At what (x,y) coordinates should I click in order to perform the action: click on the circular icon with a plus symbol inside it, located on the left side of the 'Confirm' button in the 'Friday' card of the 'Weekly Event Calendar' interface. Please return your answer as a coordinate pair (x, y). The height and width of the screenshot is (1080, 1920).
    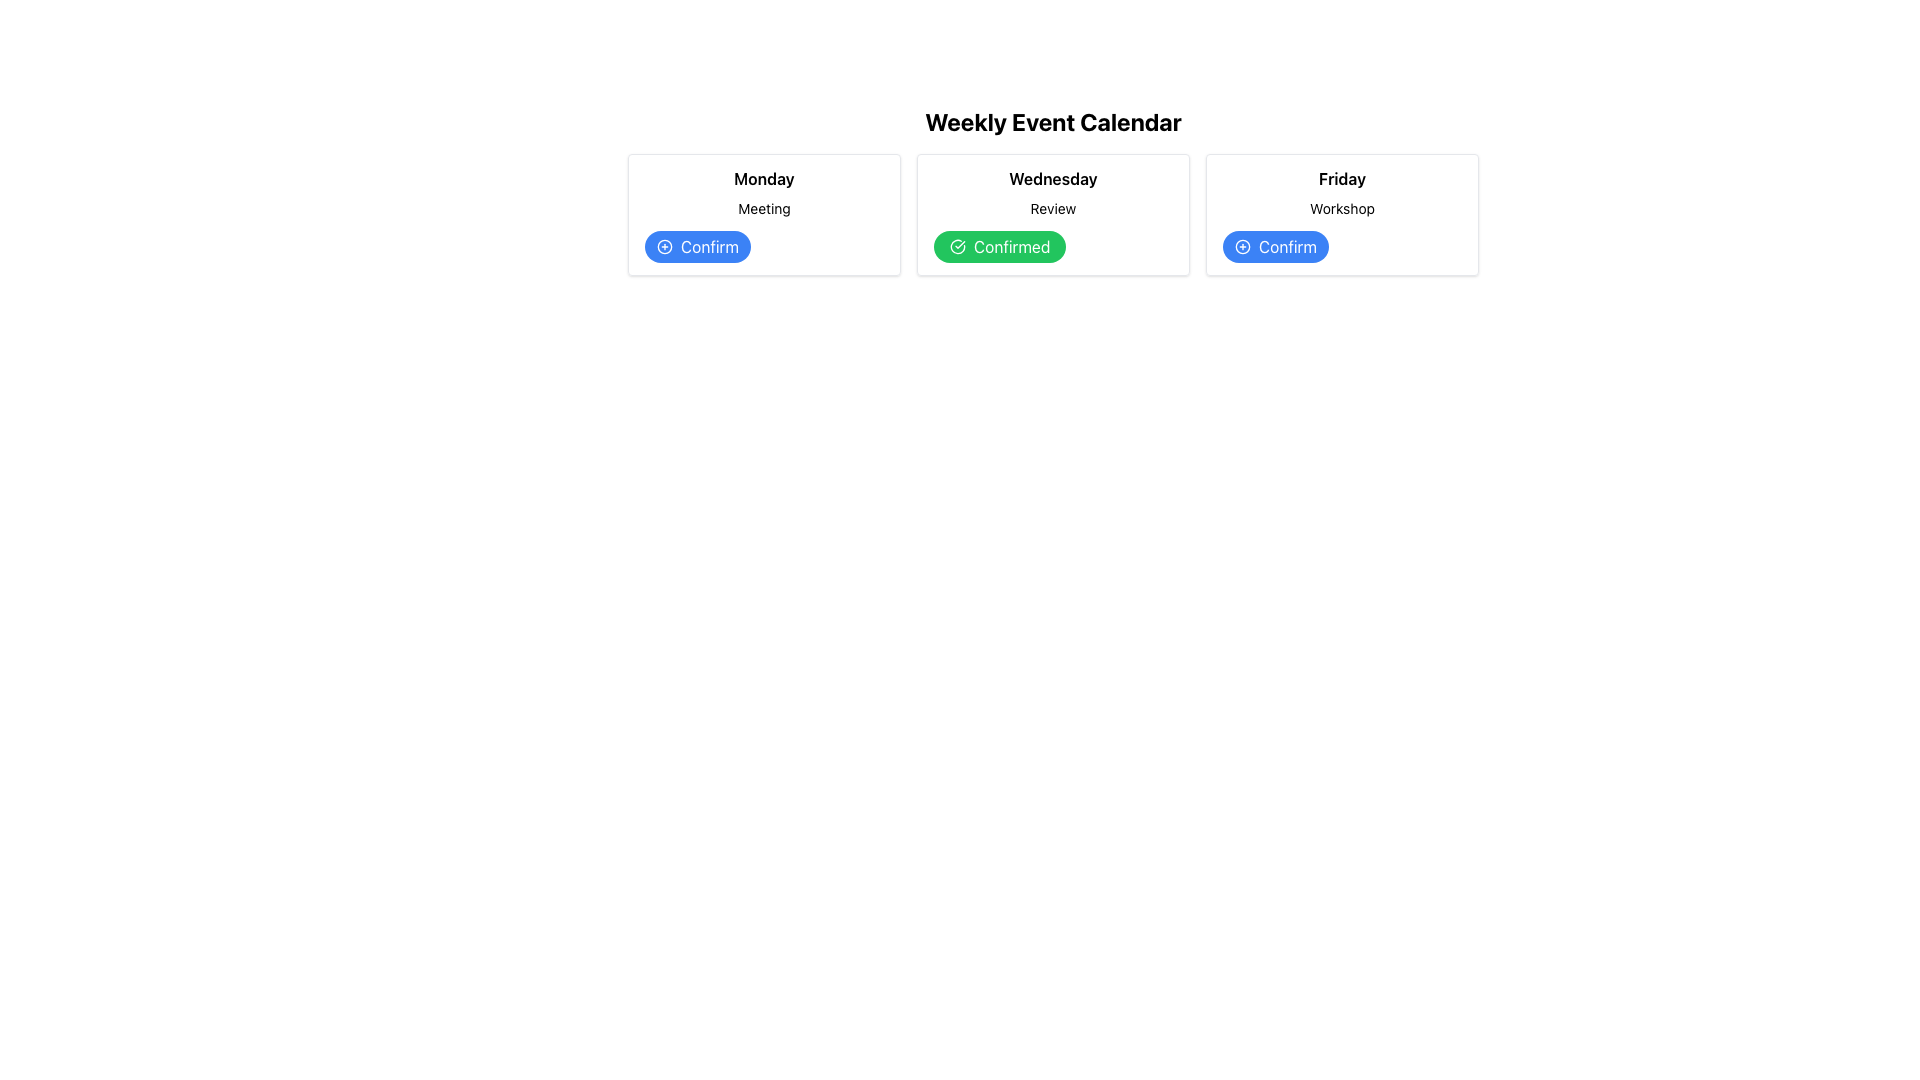
    Looking at the image, I should click on (1242, 245).